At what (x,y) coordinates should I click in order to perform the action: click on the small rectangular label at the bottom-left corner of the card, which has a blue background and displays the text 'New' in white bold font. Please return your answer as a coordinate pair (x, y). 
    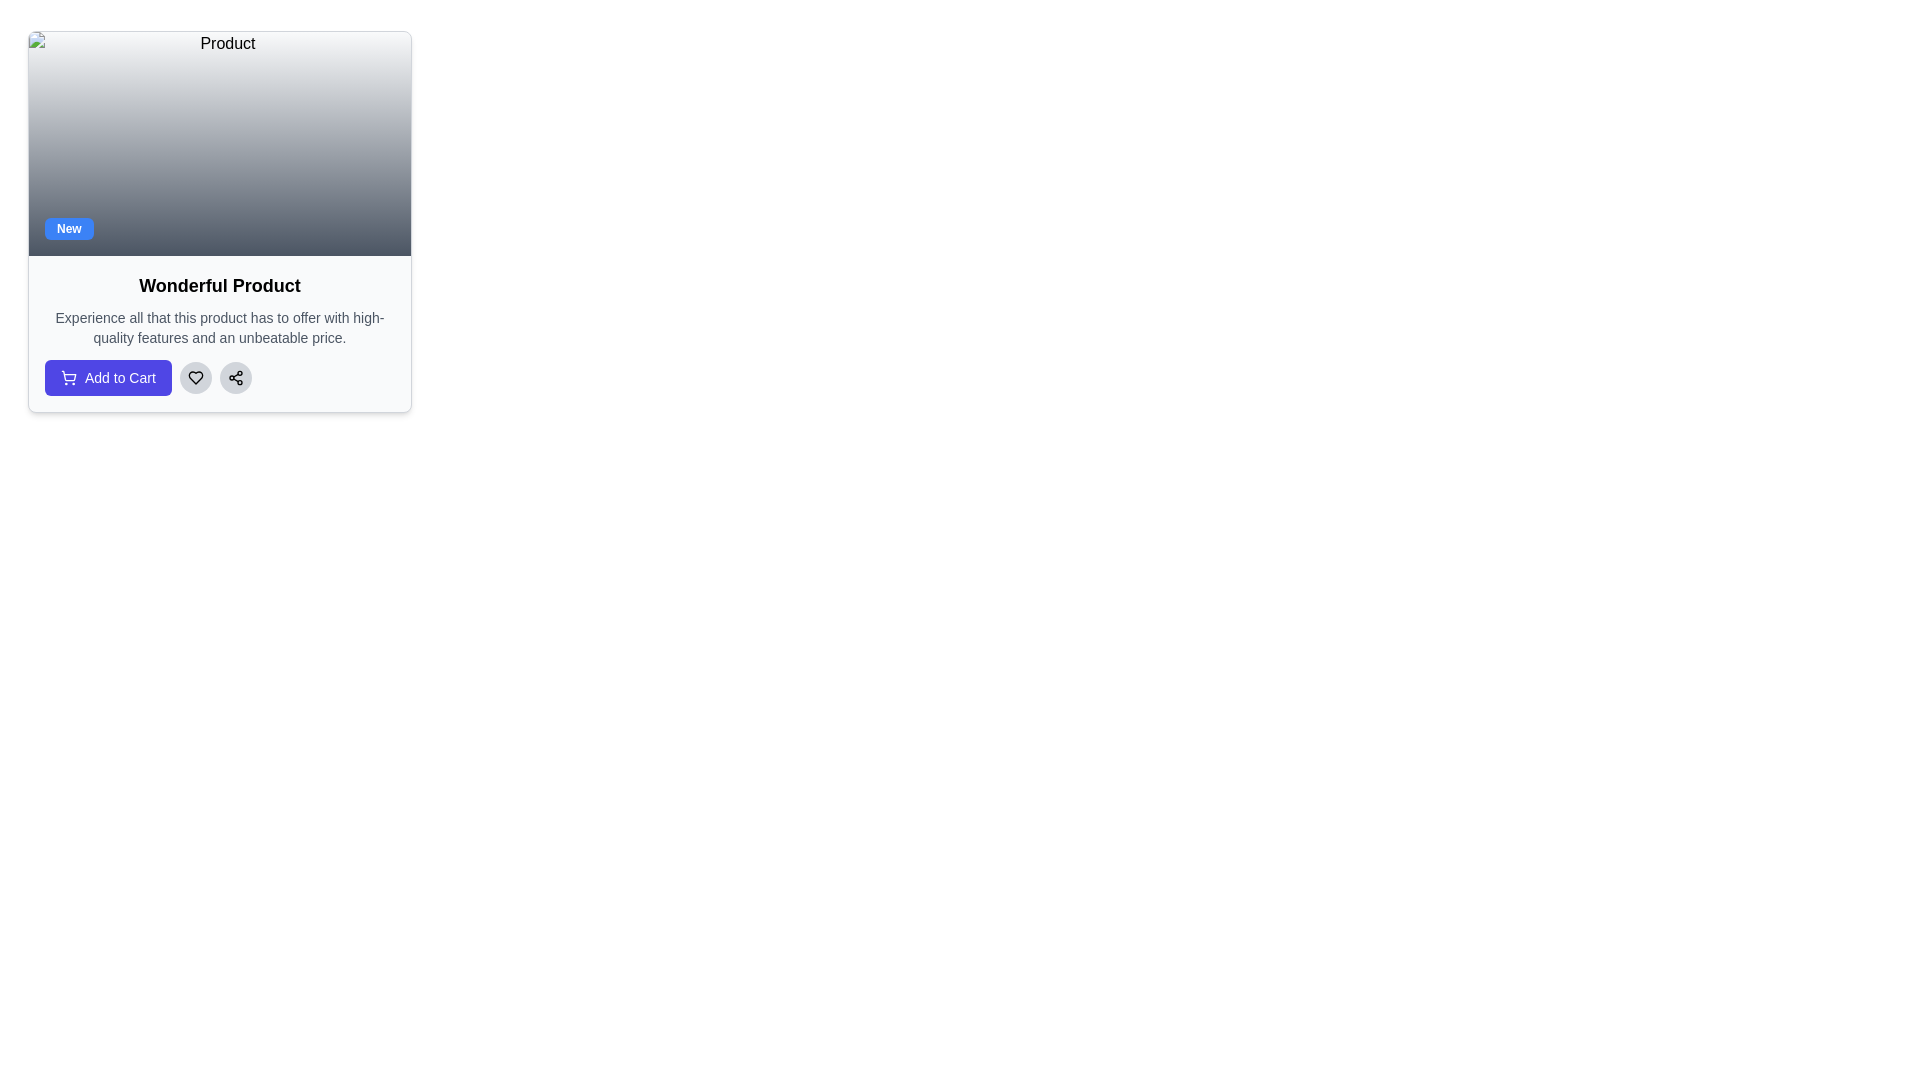
    Looking at the image, I should click on (69, 226).